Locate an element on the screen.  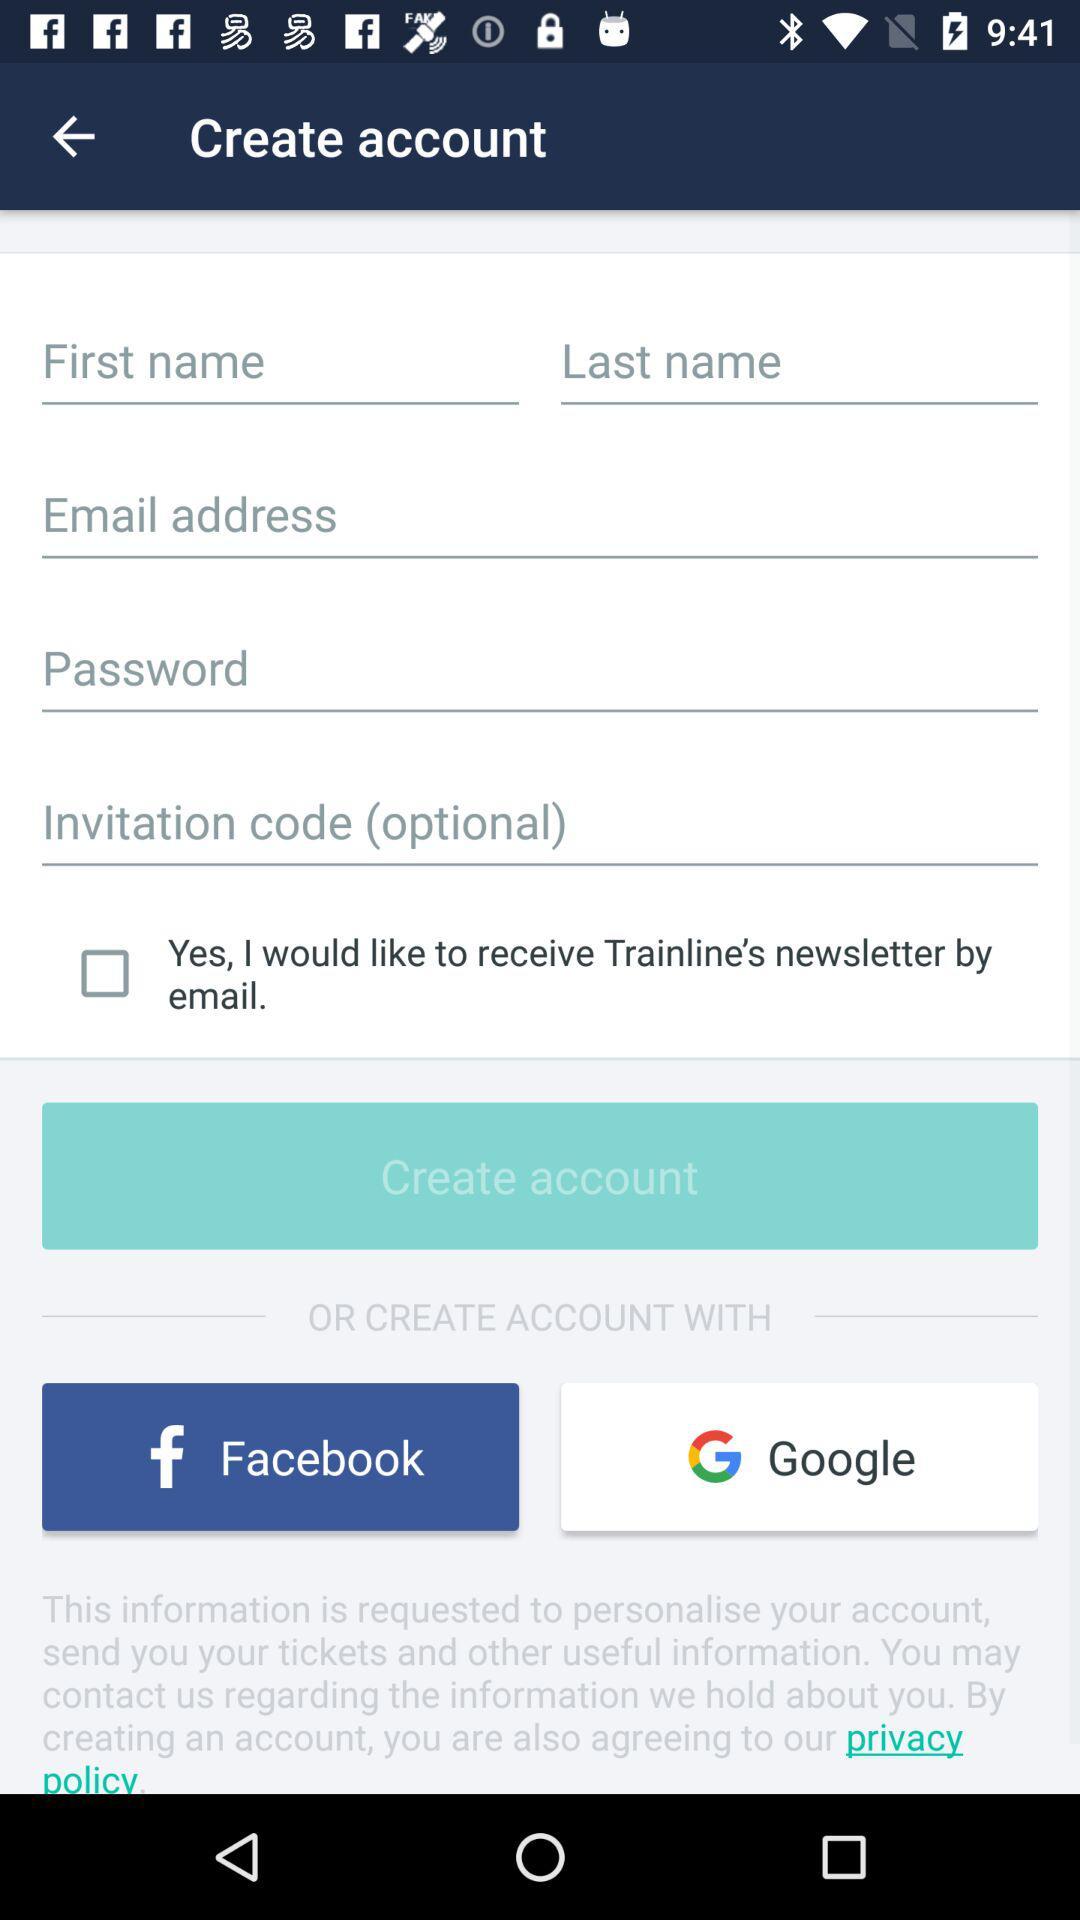
invitation code is located at coordinates (540, 820).